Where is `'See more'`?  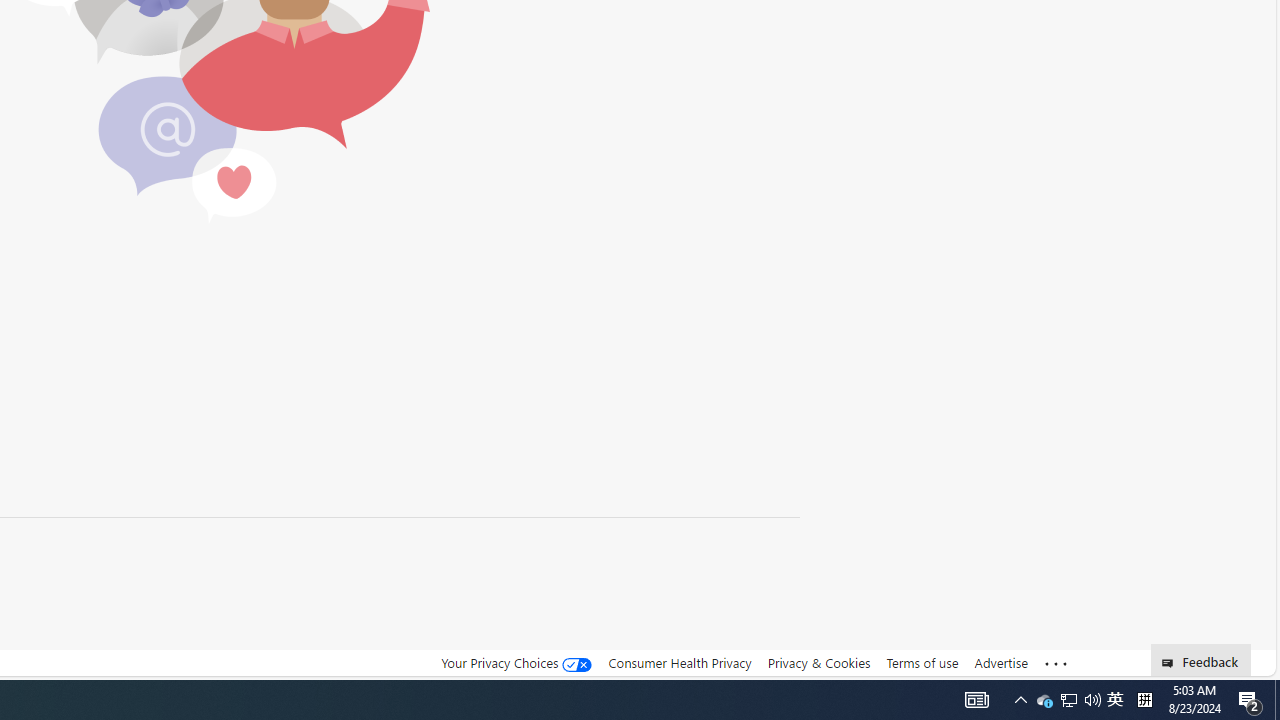
'See more' is located at coordinates (1055, 664).